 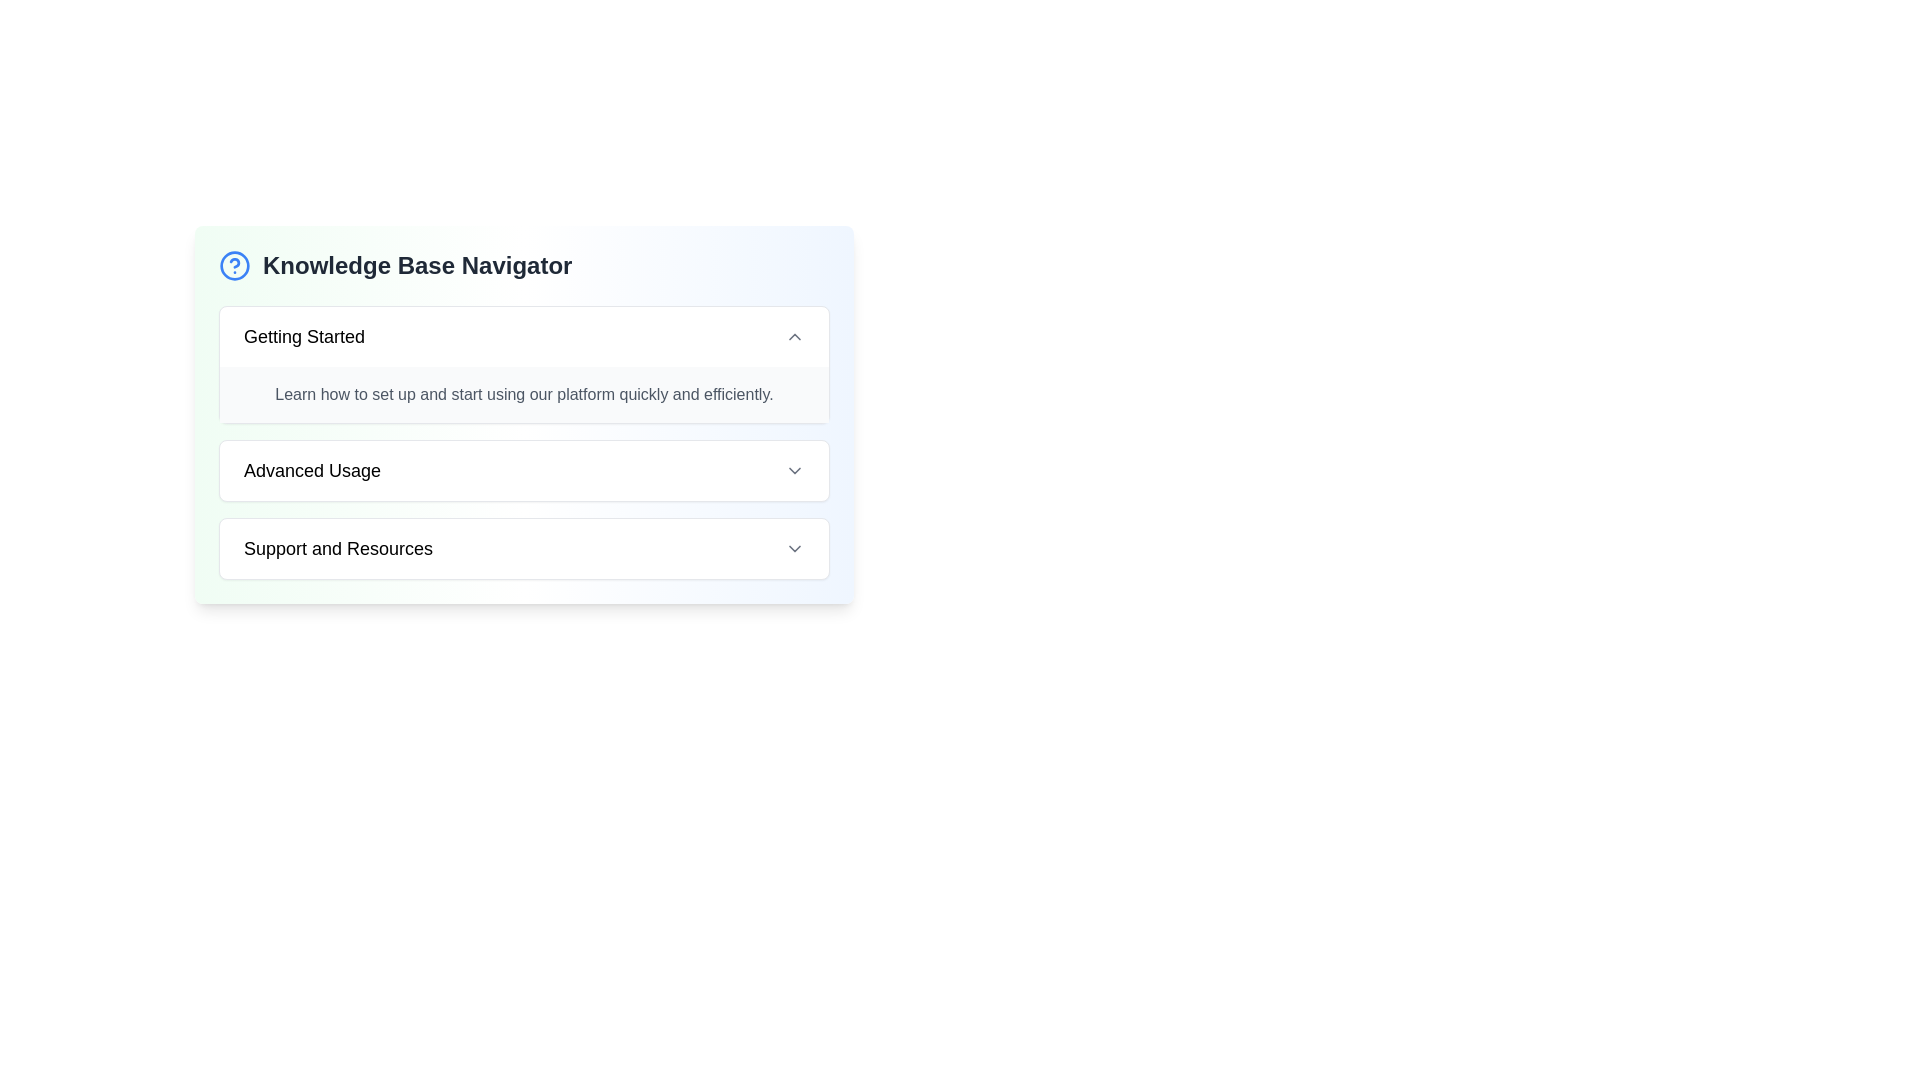 I want to click on the 'Getting Started' text label, which is prominently displayed in bold and larger font size at the top-left corner of the collapsible menu component, so click(x=303, y=335).